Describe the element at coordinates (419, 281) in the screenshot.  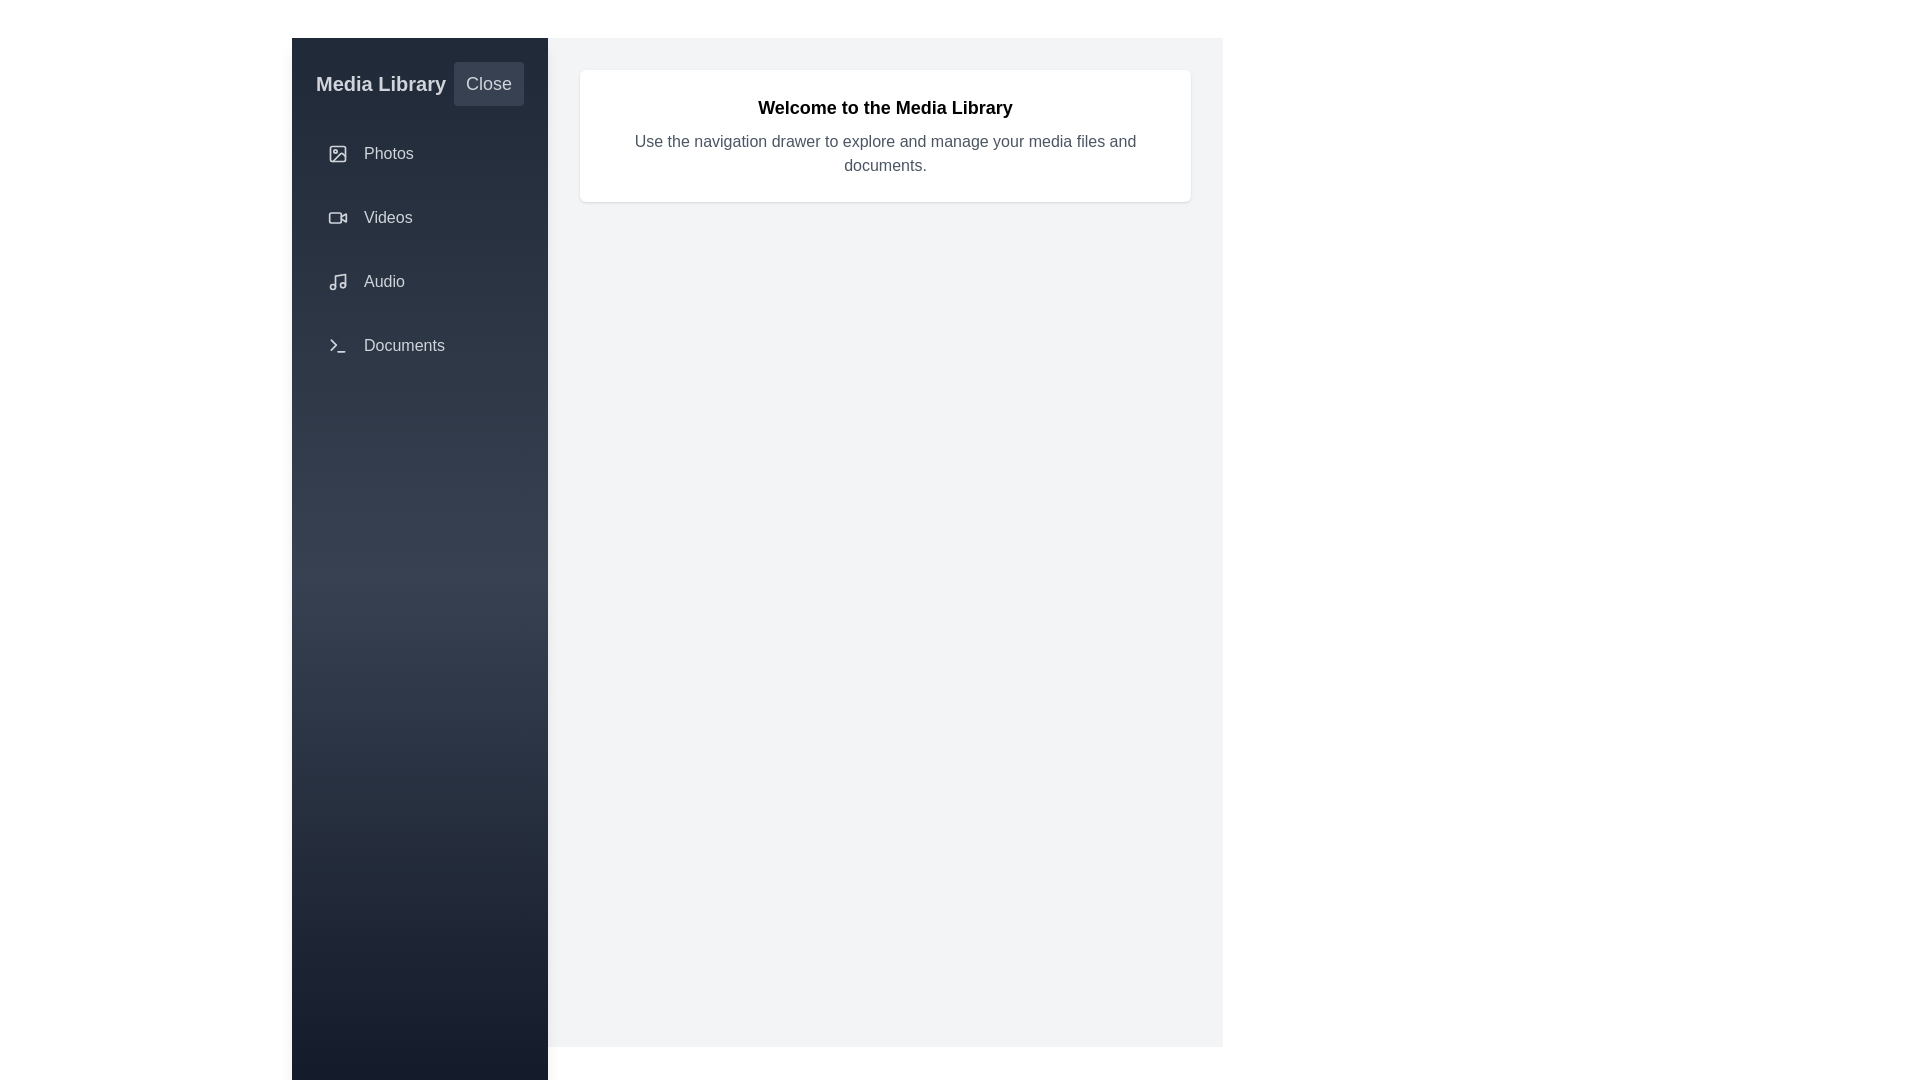
I see `the sidebar options: Audio` at that location.